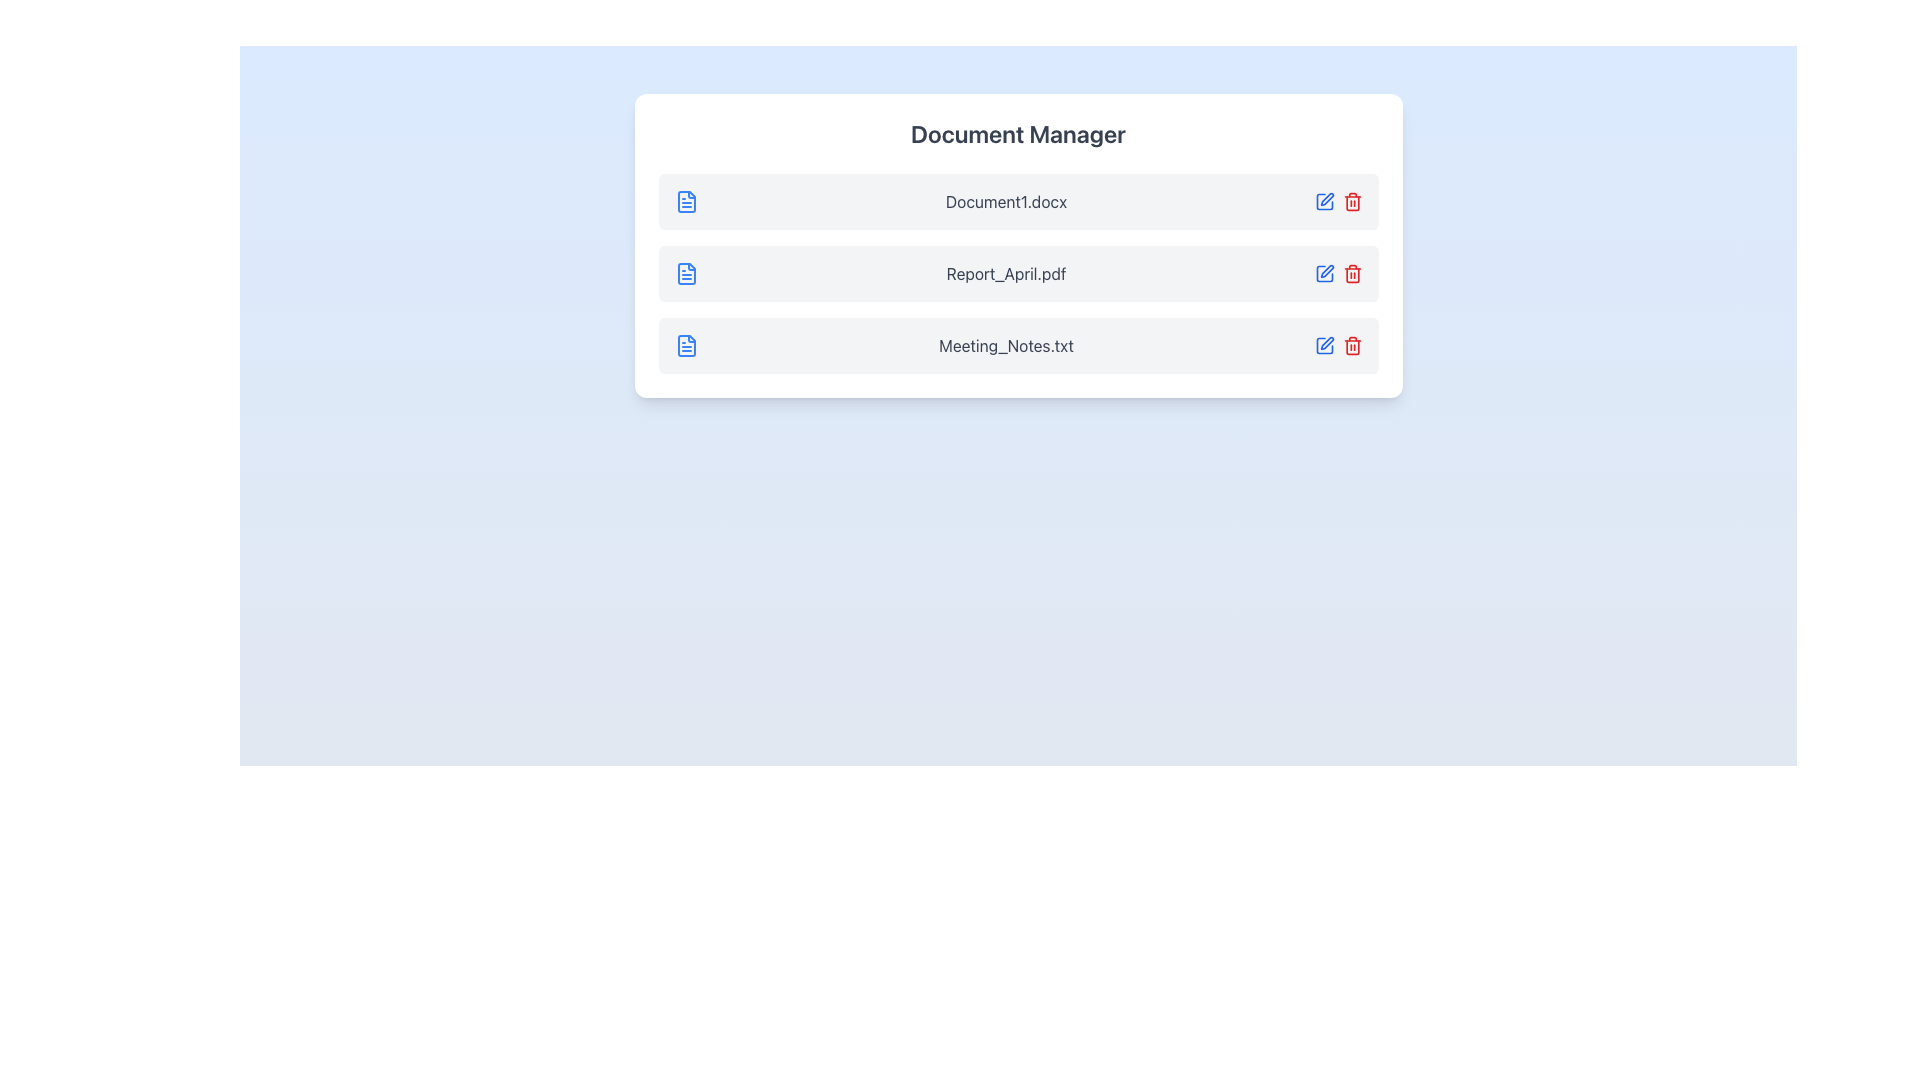 The width and height of the screenshot is (1920, 1080). What do you see at coordinates (1018, 245) in the screenshot?
I see `the second item in the document manager list` at bounding box center [1018, 245].